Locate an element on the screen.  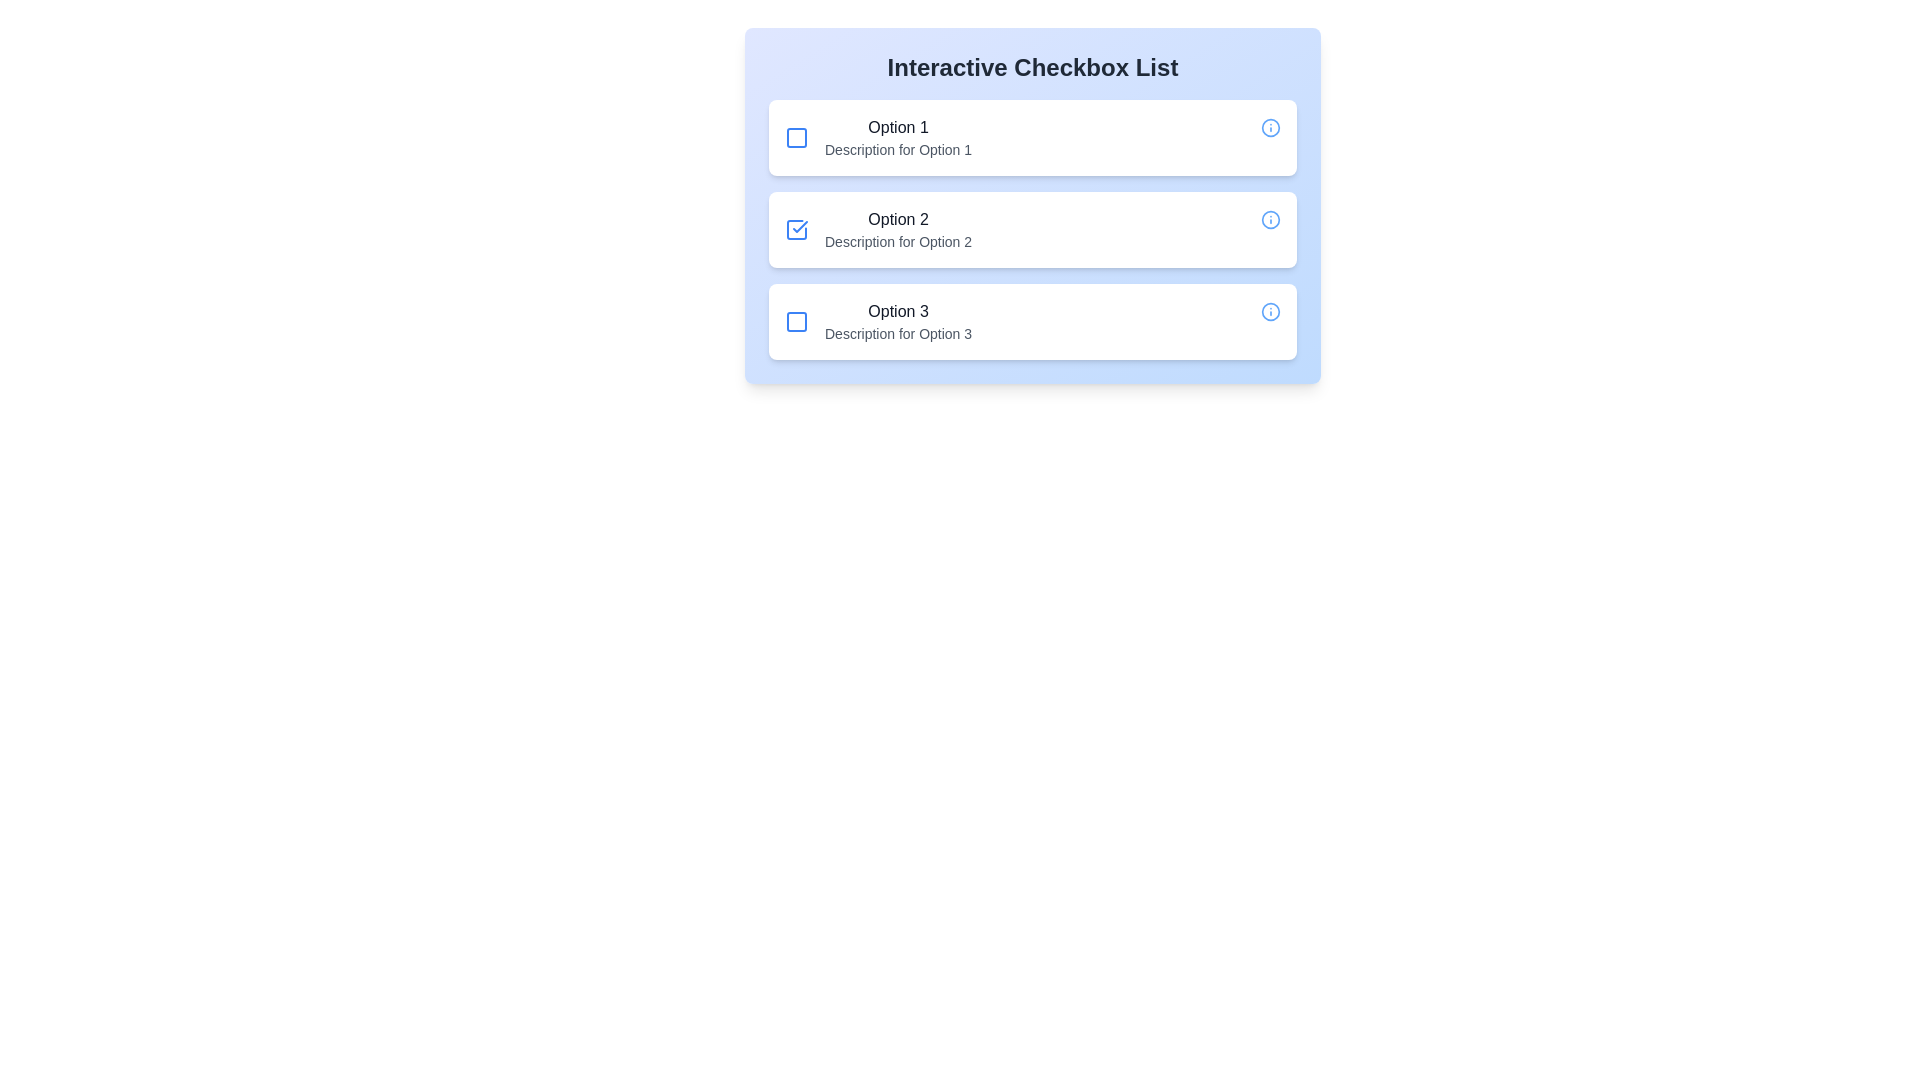
information icon for option 3 is located at coordinates (1270, 312).